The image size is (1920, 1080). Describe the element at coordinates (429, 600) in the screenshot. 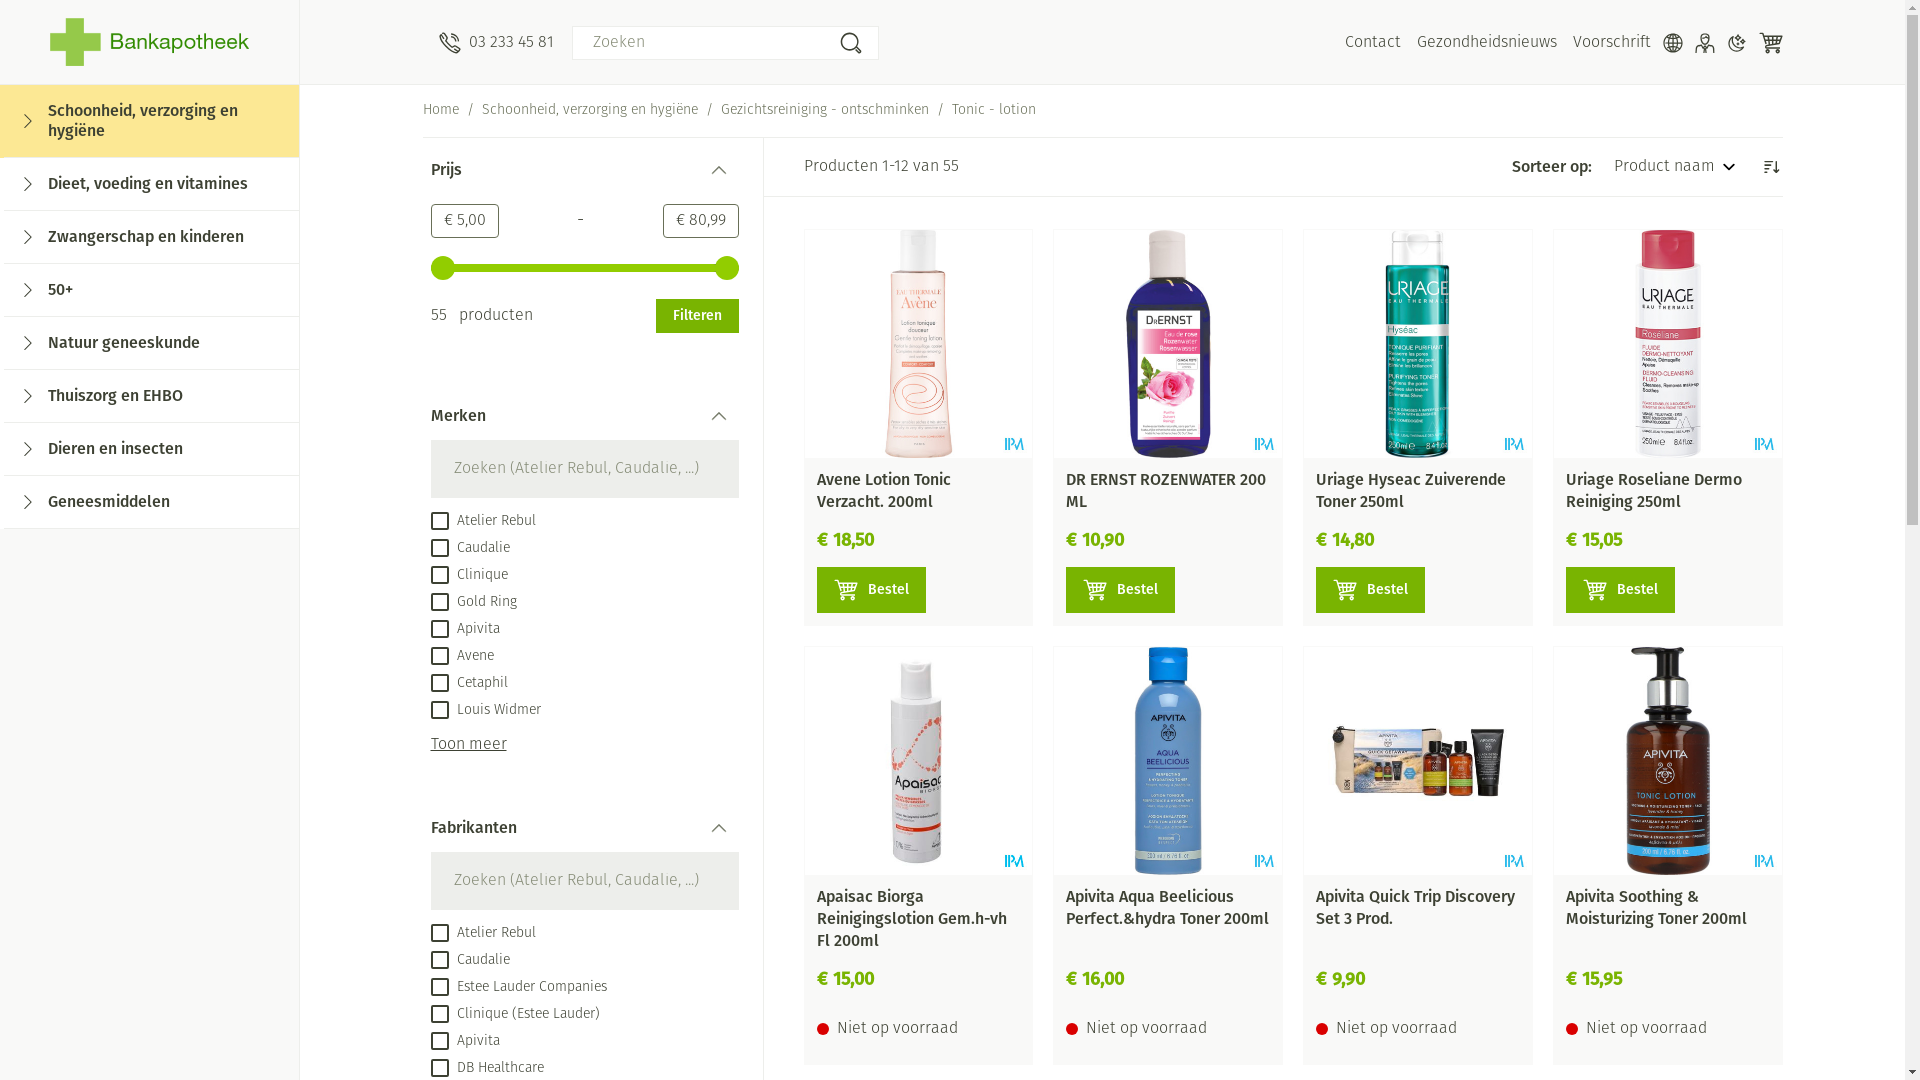

I see `'Gold Ring'` at that location.